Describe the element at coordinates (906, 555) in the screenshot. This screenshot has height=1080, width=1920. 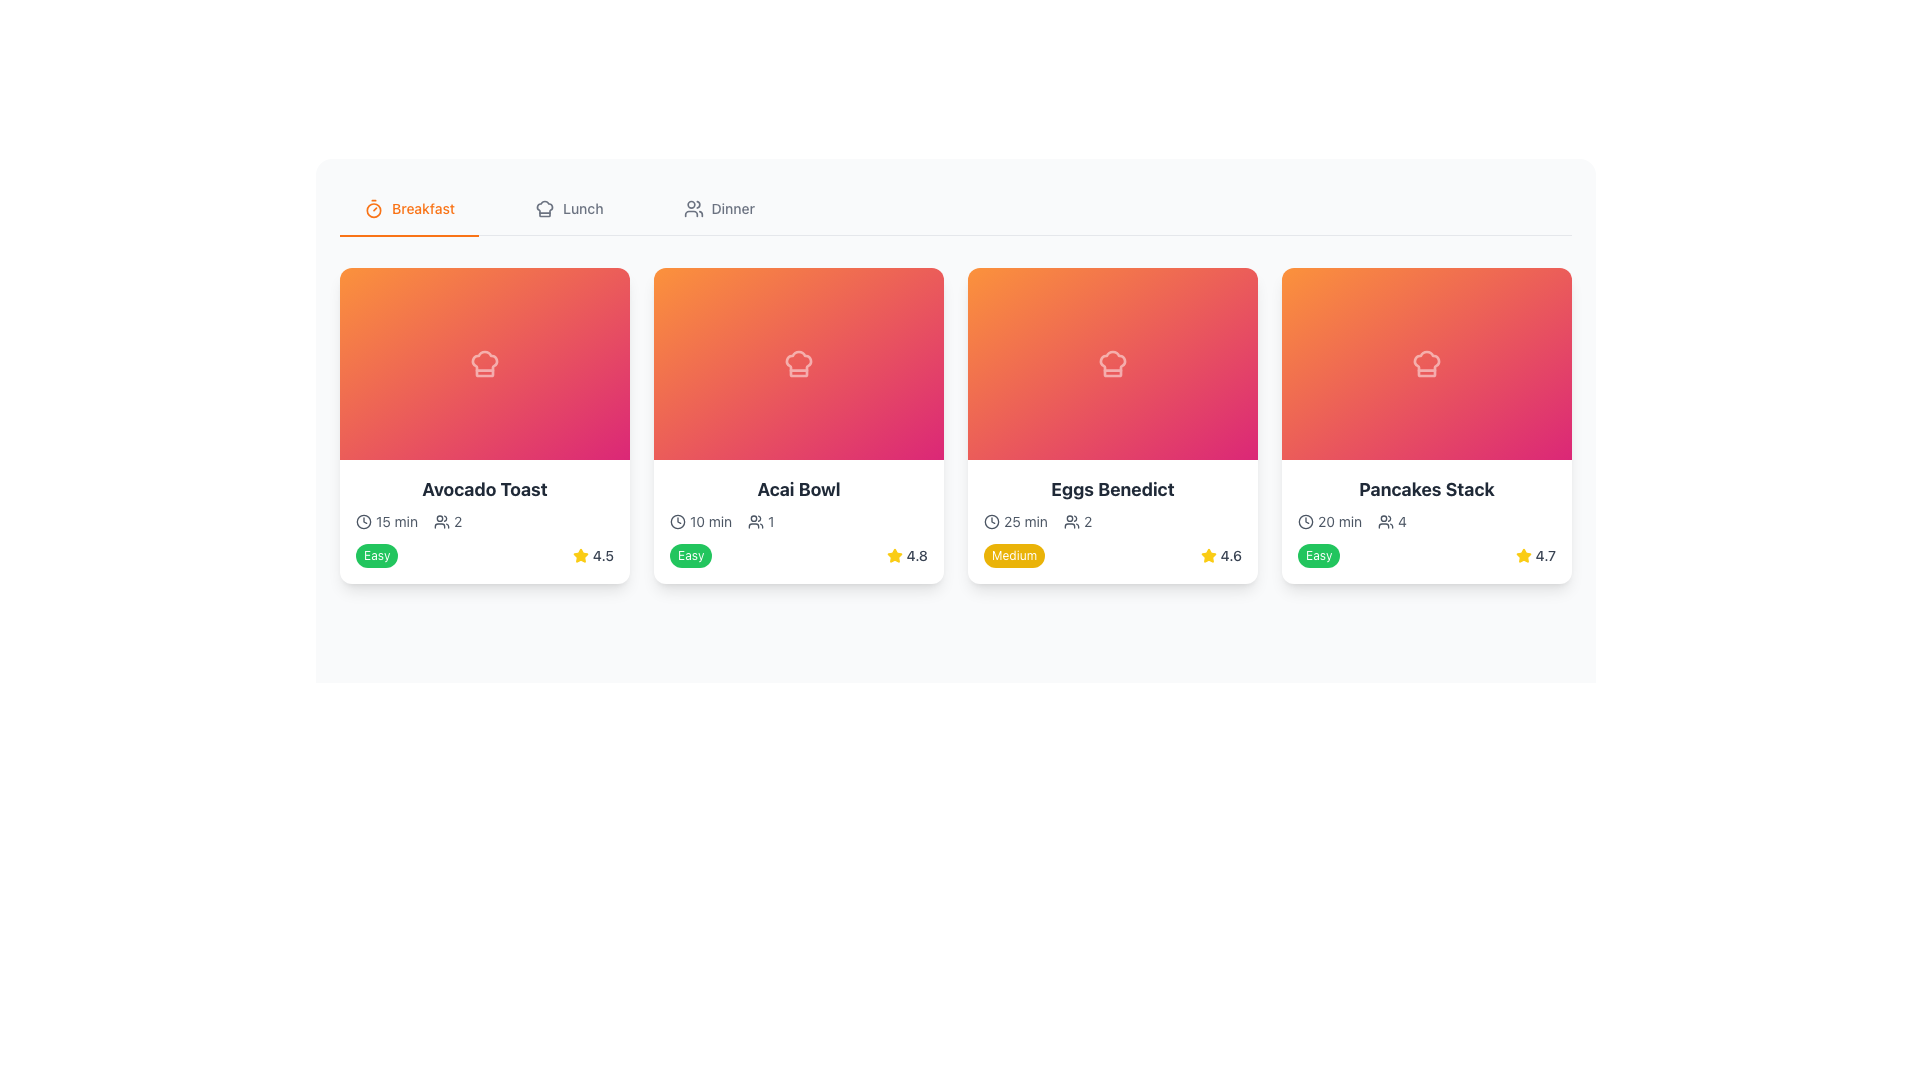
I see `the non-interactive Rating Indicator for the 'Acai Bowl', located in the bottom-right corner of the card` at that location.